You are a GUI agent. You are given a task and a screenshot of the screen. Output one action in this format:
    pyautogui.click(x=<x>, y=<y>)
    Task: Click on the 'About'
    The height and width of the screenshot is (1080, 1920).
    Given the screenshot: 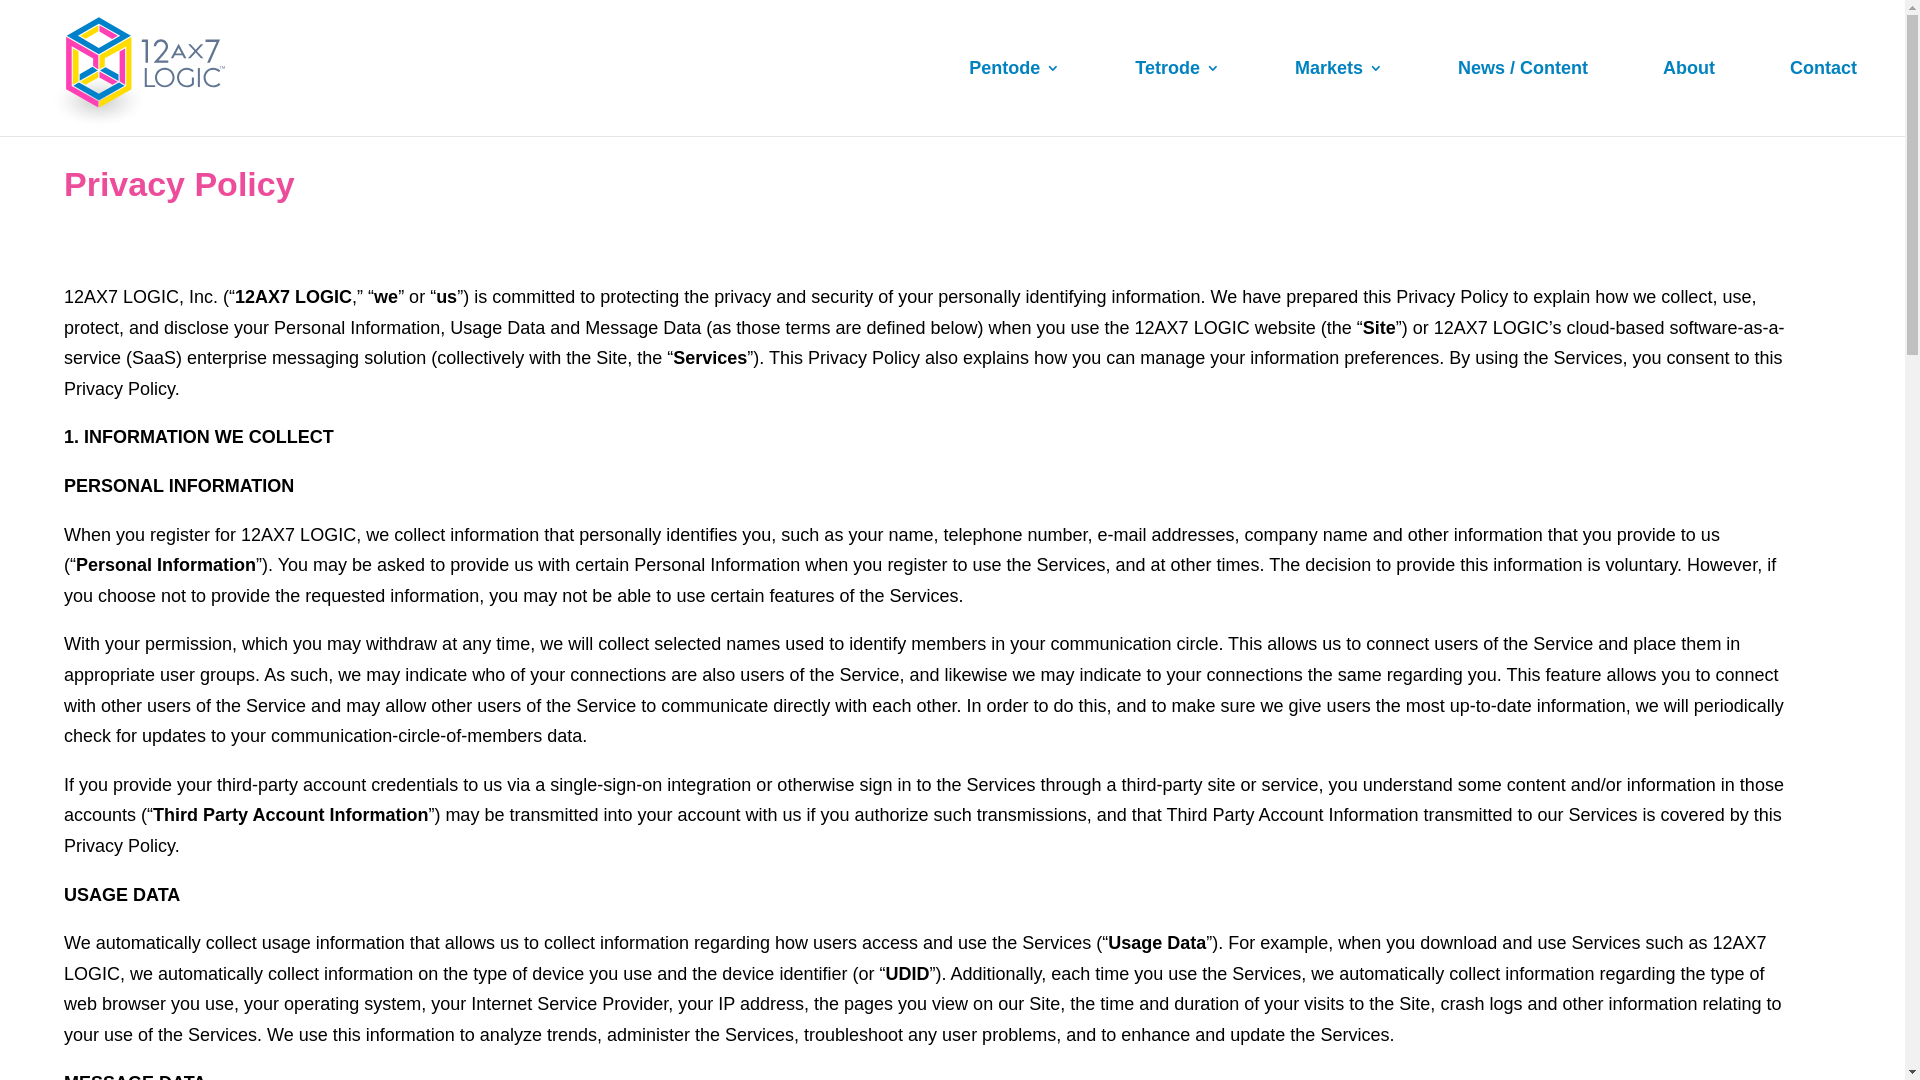 What is the action you would take?
    pyautogui.click(x=1662, y=98)
    